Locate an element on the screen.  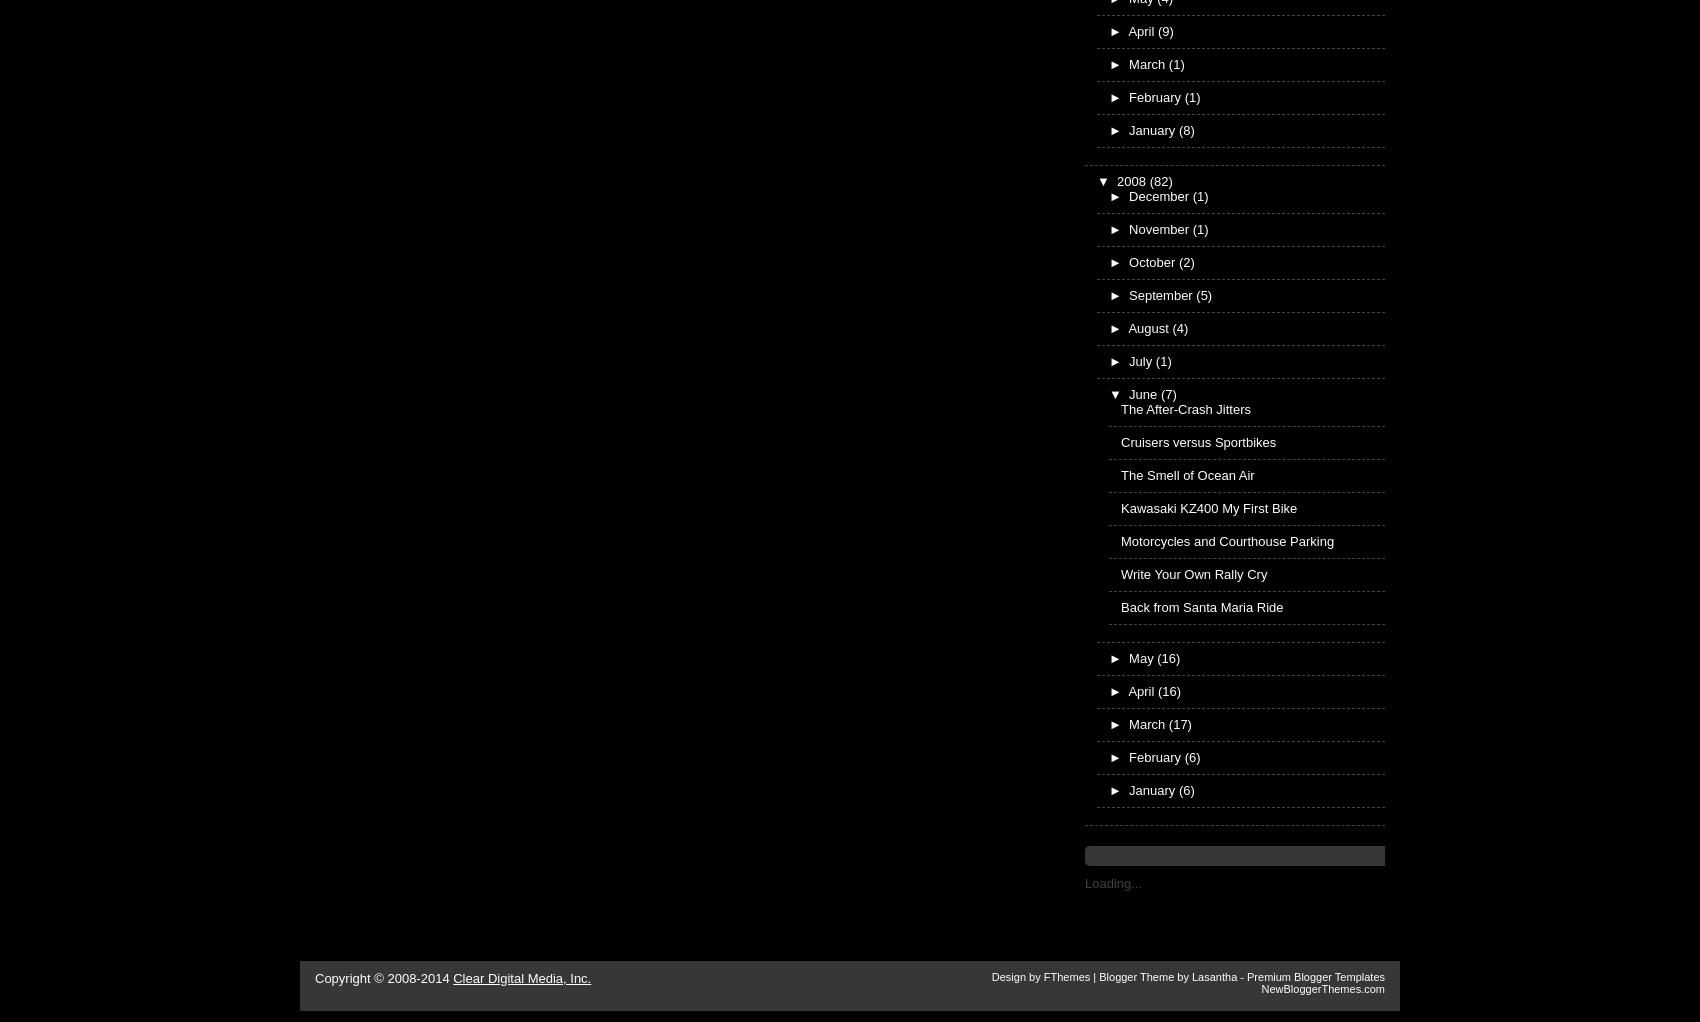
'(2)' is located at coordinates (1184, 261).